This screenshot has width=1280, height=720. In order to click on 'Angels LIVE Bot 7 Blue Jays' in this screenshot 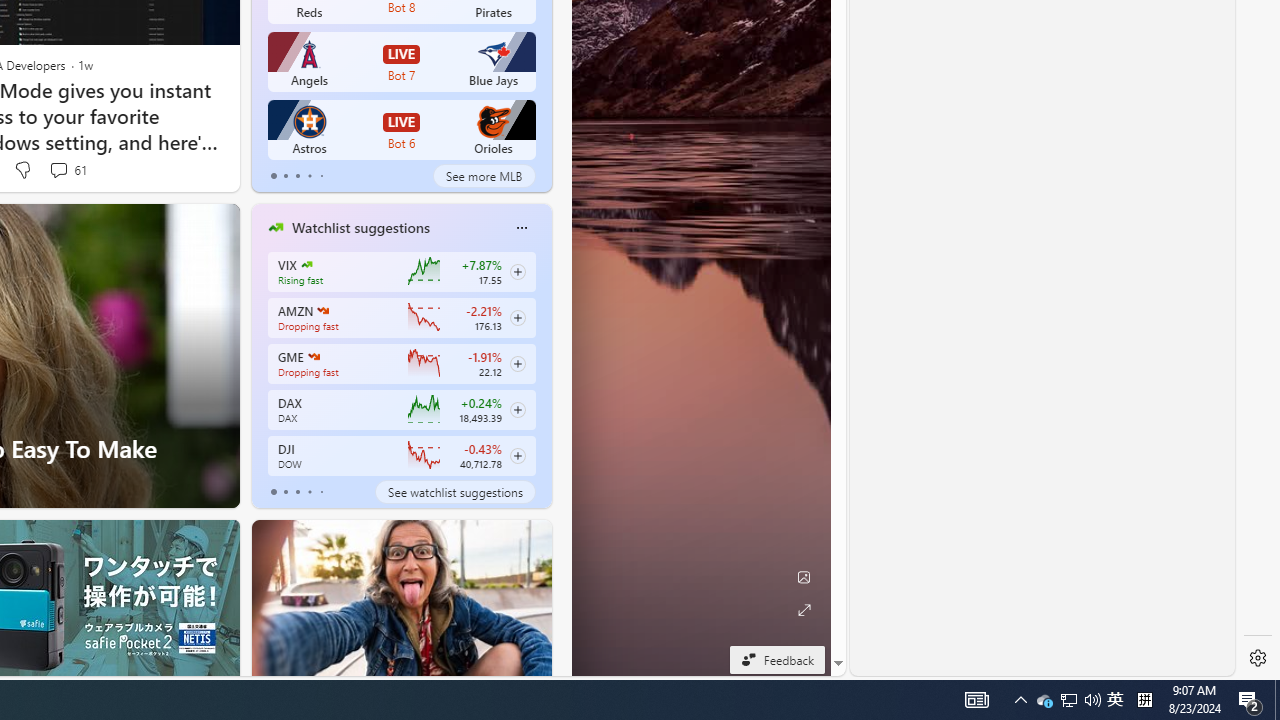, I will do `click(400, 60)`.